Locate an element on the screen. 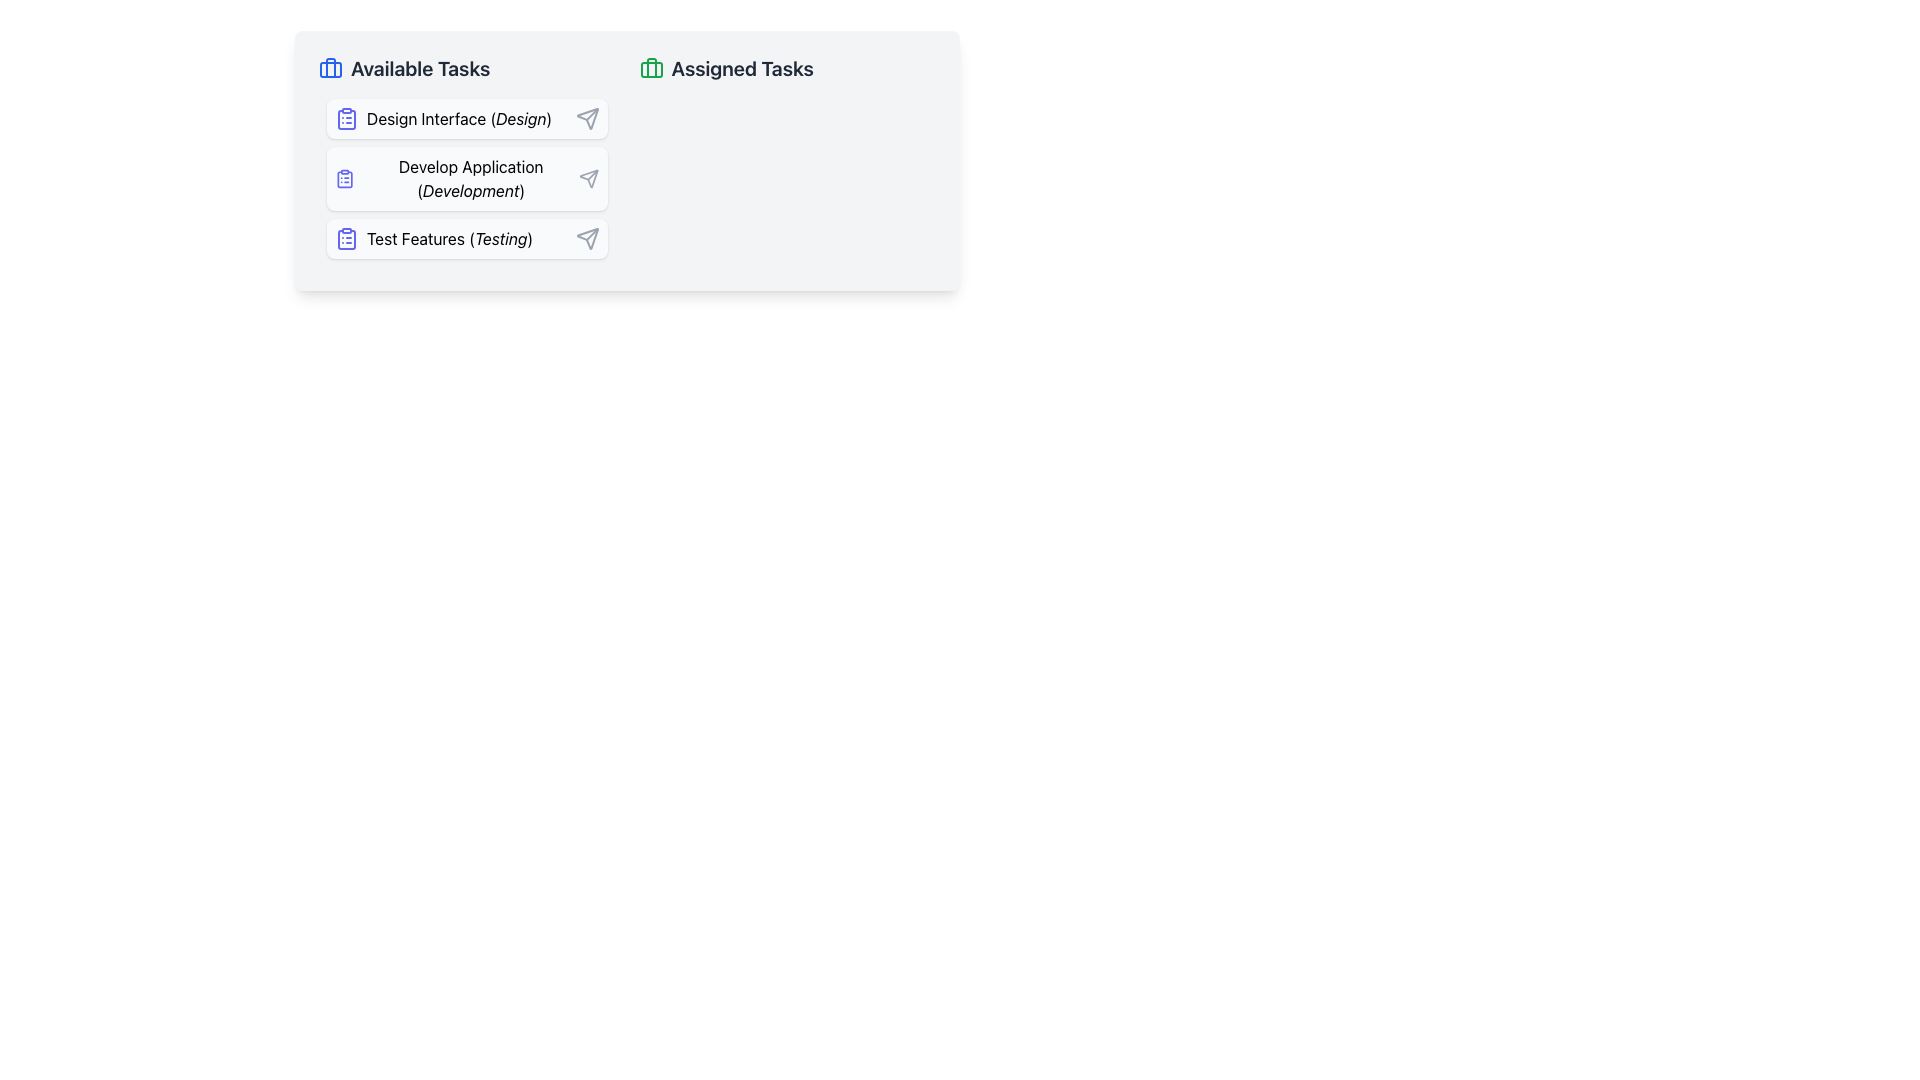  the Header or Title Label indicating 'Available Tasks', which is located at the top-left position of the section and serves to title the content below it is located at coordinates (466, 68).